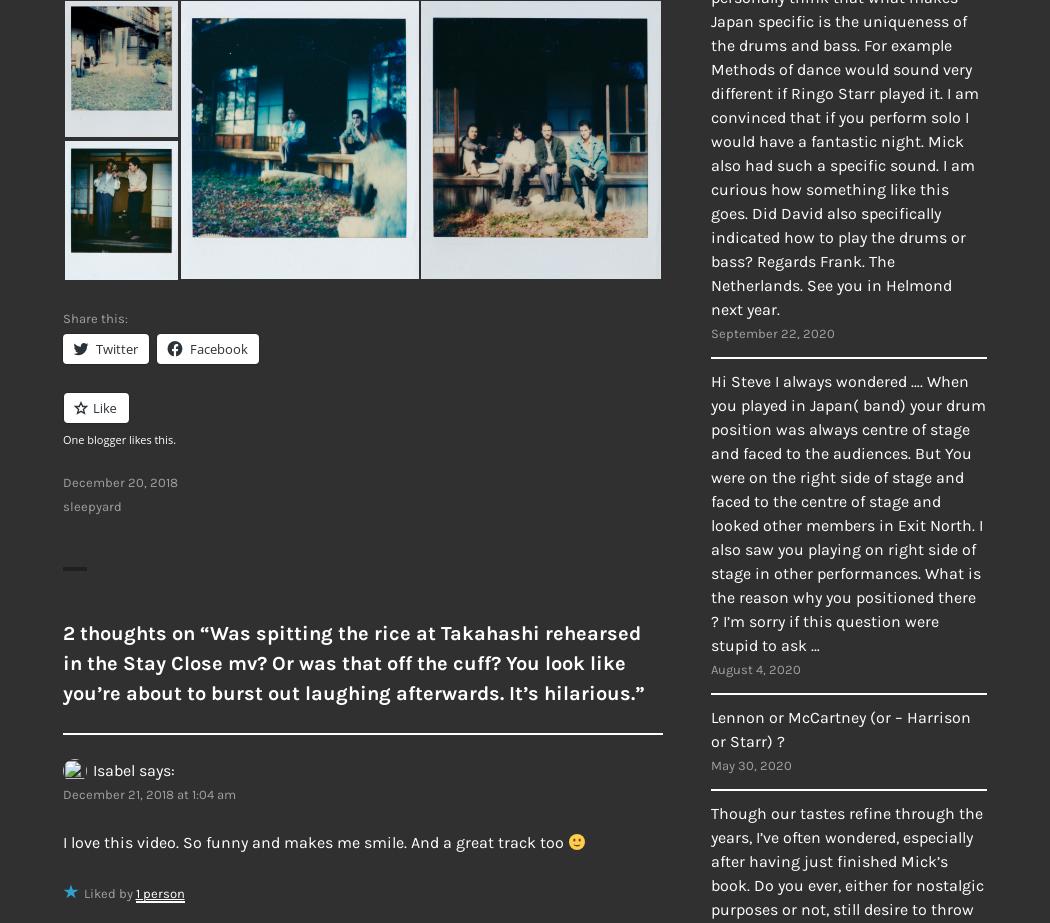 The height and width of the screenshot is (923, 1050). What do you see at coordinates (218, 348) in the screenshot?
I see `'Facebook'` at bounding box center [218, 348].